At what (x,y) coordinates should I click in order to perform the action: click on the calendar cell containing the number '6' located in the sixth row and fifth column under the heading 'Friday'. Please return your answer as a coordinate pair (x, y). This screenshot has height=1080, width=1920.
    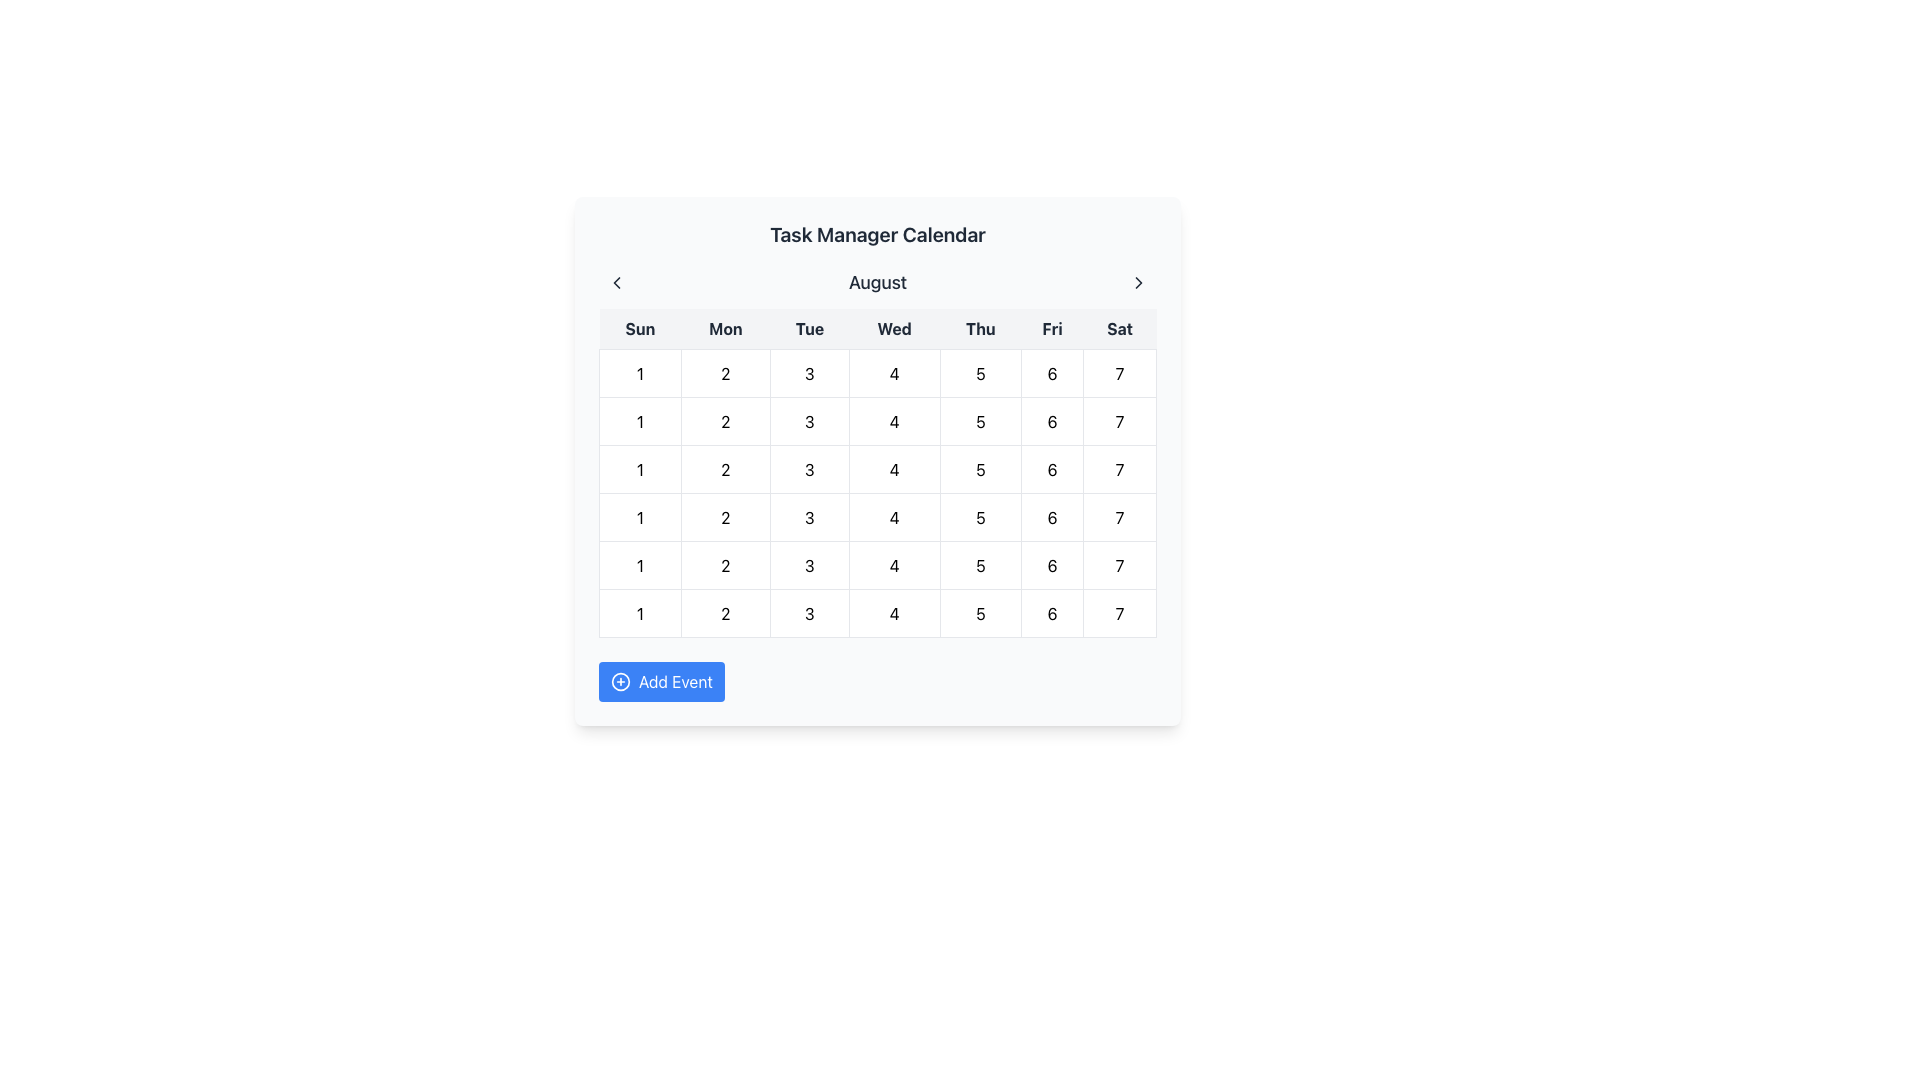
    Looking at the image, I should click on (1051, 565).